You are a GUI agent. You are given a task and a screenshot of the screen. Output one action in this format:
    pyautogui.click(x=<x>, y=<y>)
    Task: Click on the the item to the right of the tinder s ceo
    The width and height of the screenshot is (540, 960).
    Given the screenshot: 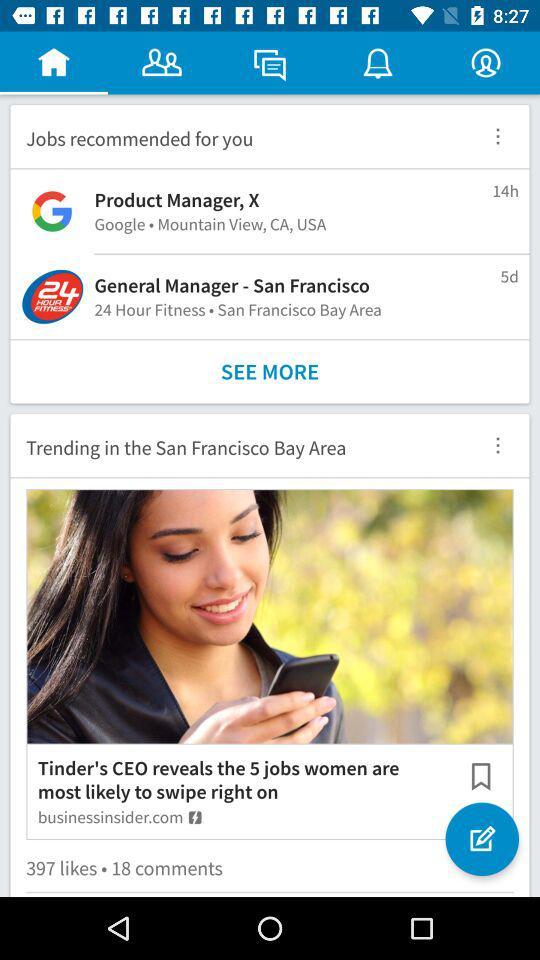 What is the action you would take?
    pyautogui.click(x=481, y=839)
    